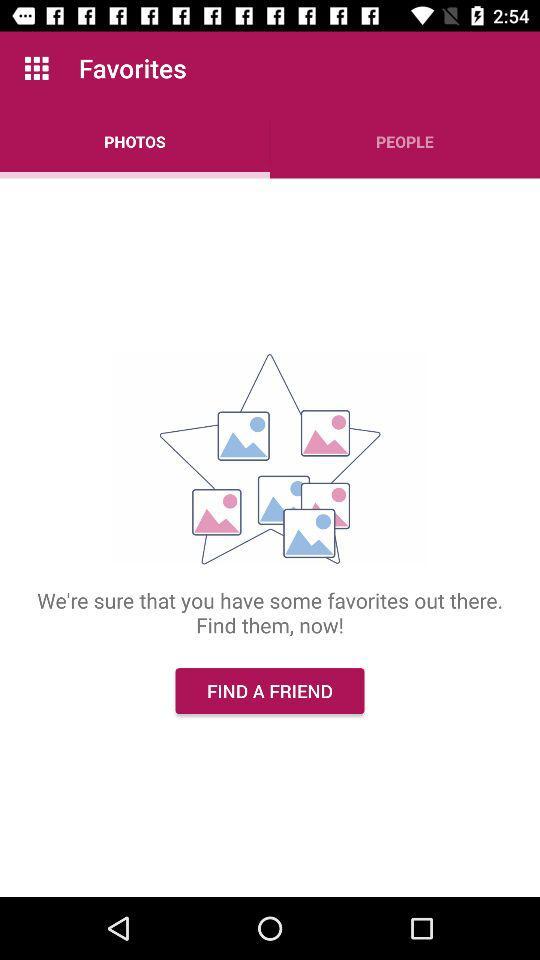 This screenshot has width=540, height=960. What do you see at coordinates (405, 140) in the screenshot?
I see `the people at the top right corner` at bounding box center [405, 140].